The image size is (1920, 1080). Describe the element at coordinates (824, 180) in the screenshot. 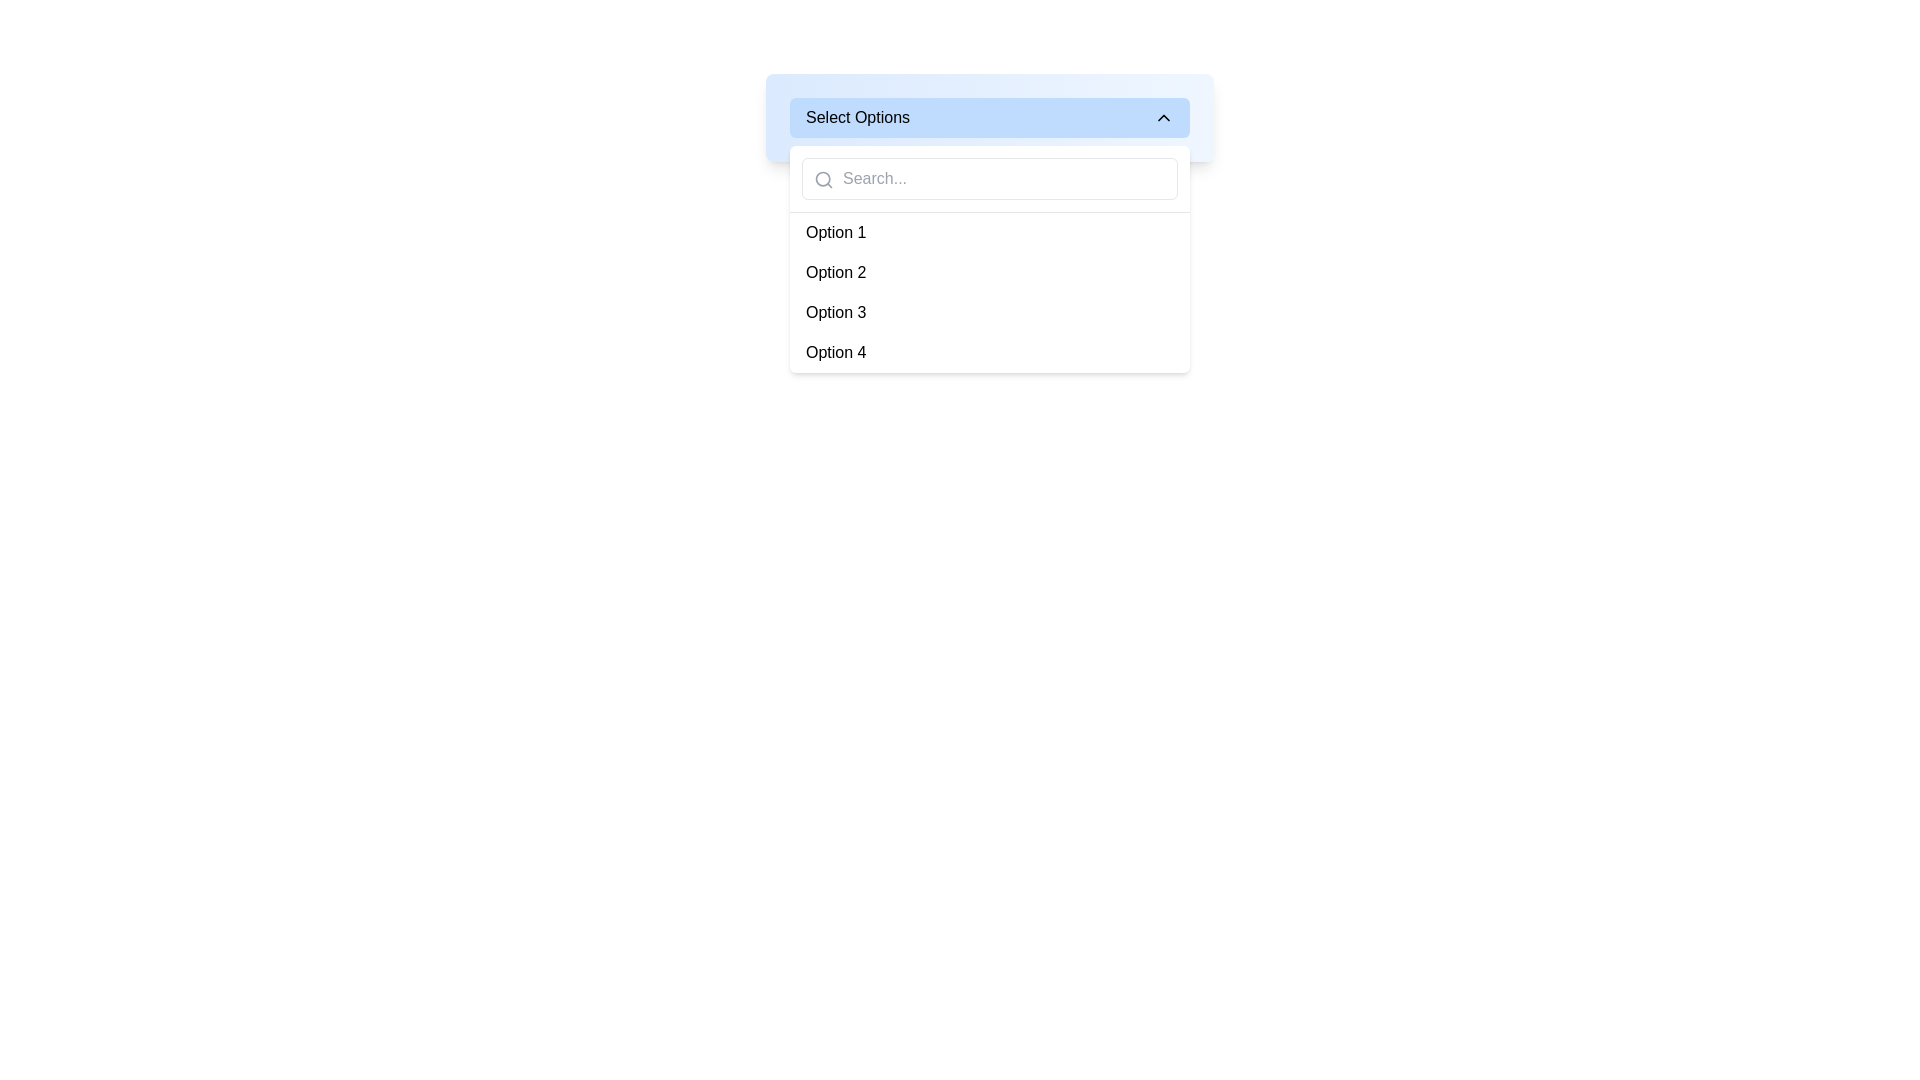

I see `the gray magnifying glass icon enclosed within a circular design, located on the left side of the search input box titled 'Select Options'` at that location.